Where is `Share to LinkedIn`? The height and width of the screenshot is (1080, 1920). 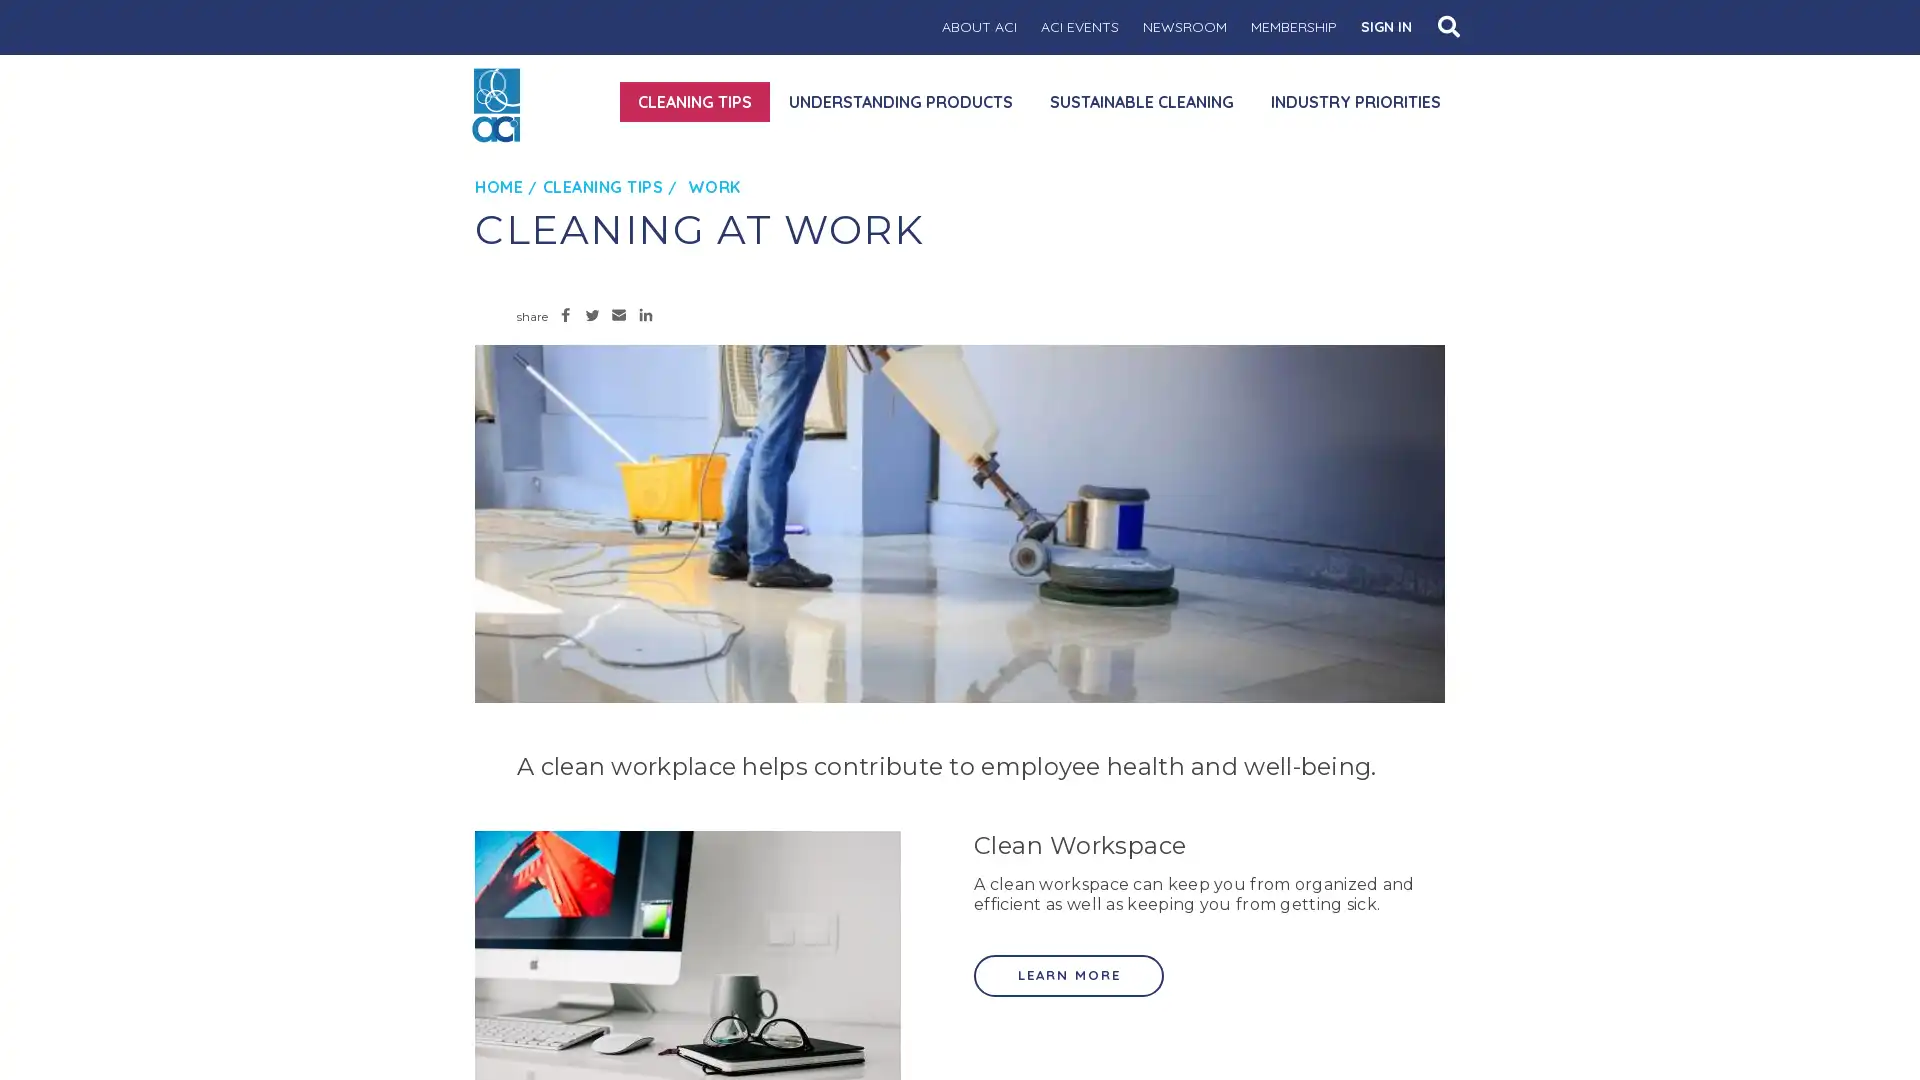
Share to LinkedIn is located at coordinates (636, 315).